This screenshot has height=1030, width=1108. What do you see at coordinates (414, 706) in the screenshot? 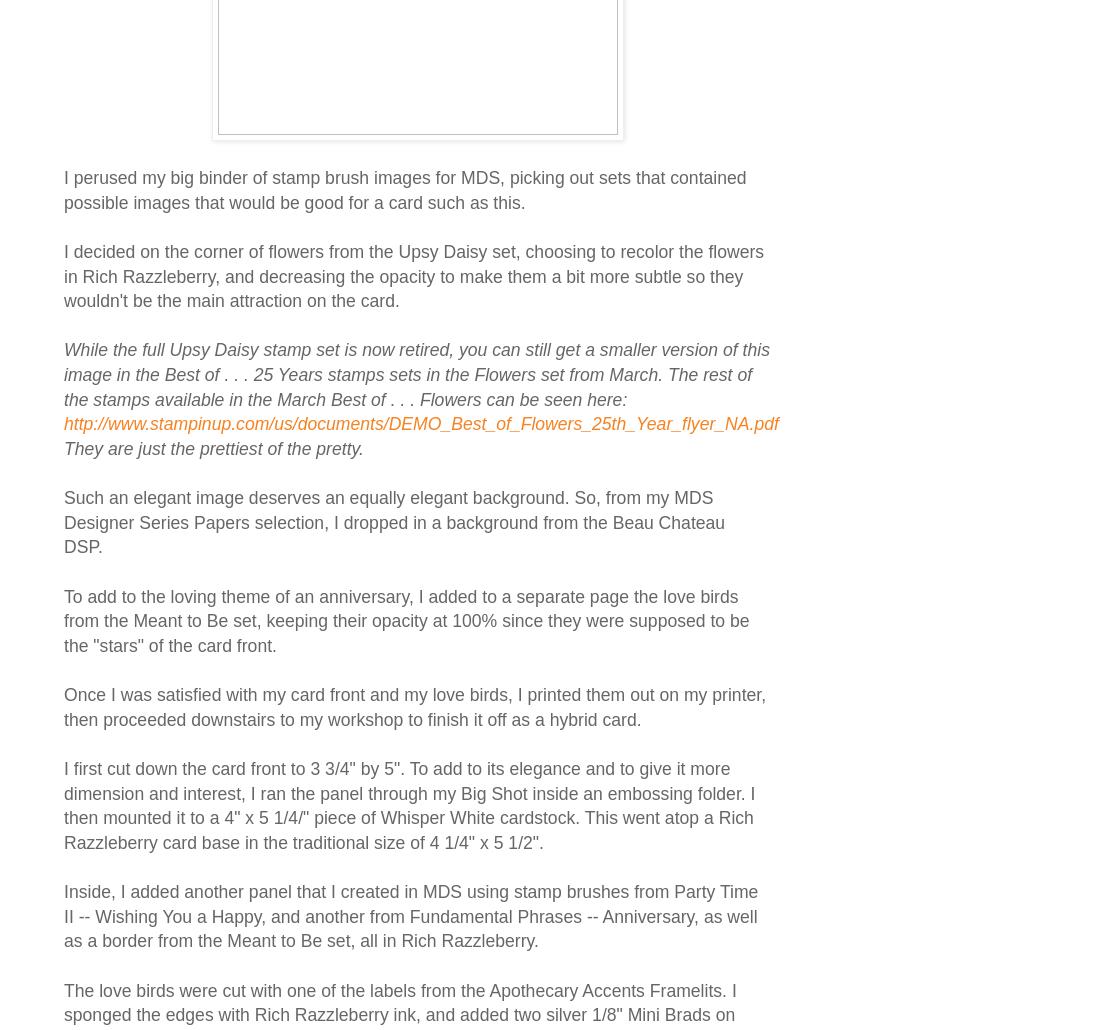
I see `'Once I was satisfied with my card front and my love birds, I printed them out on my printer, then proceeded downstairs to my workshop to finish it off as a hybrid card.'` at bounding box center [414, 706].